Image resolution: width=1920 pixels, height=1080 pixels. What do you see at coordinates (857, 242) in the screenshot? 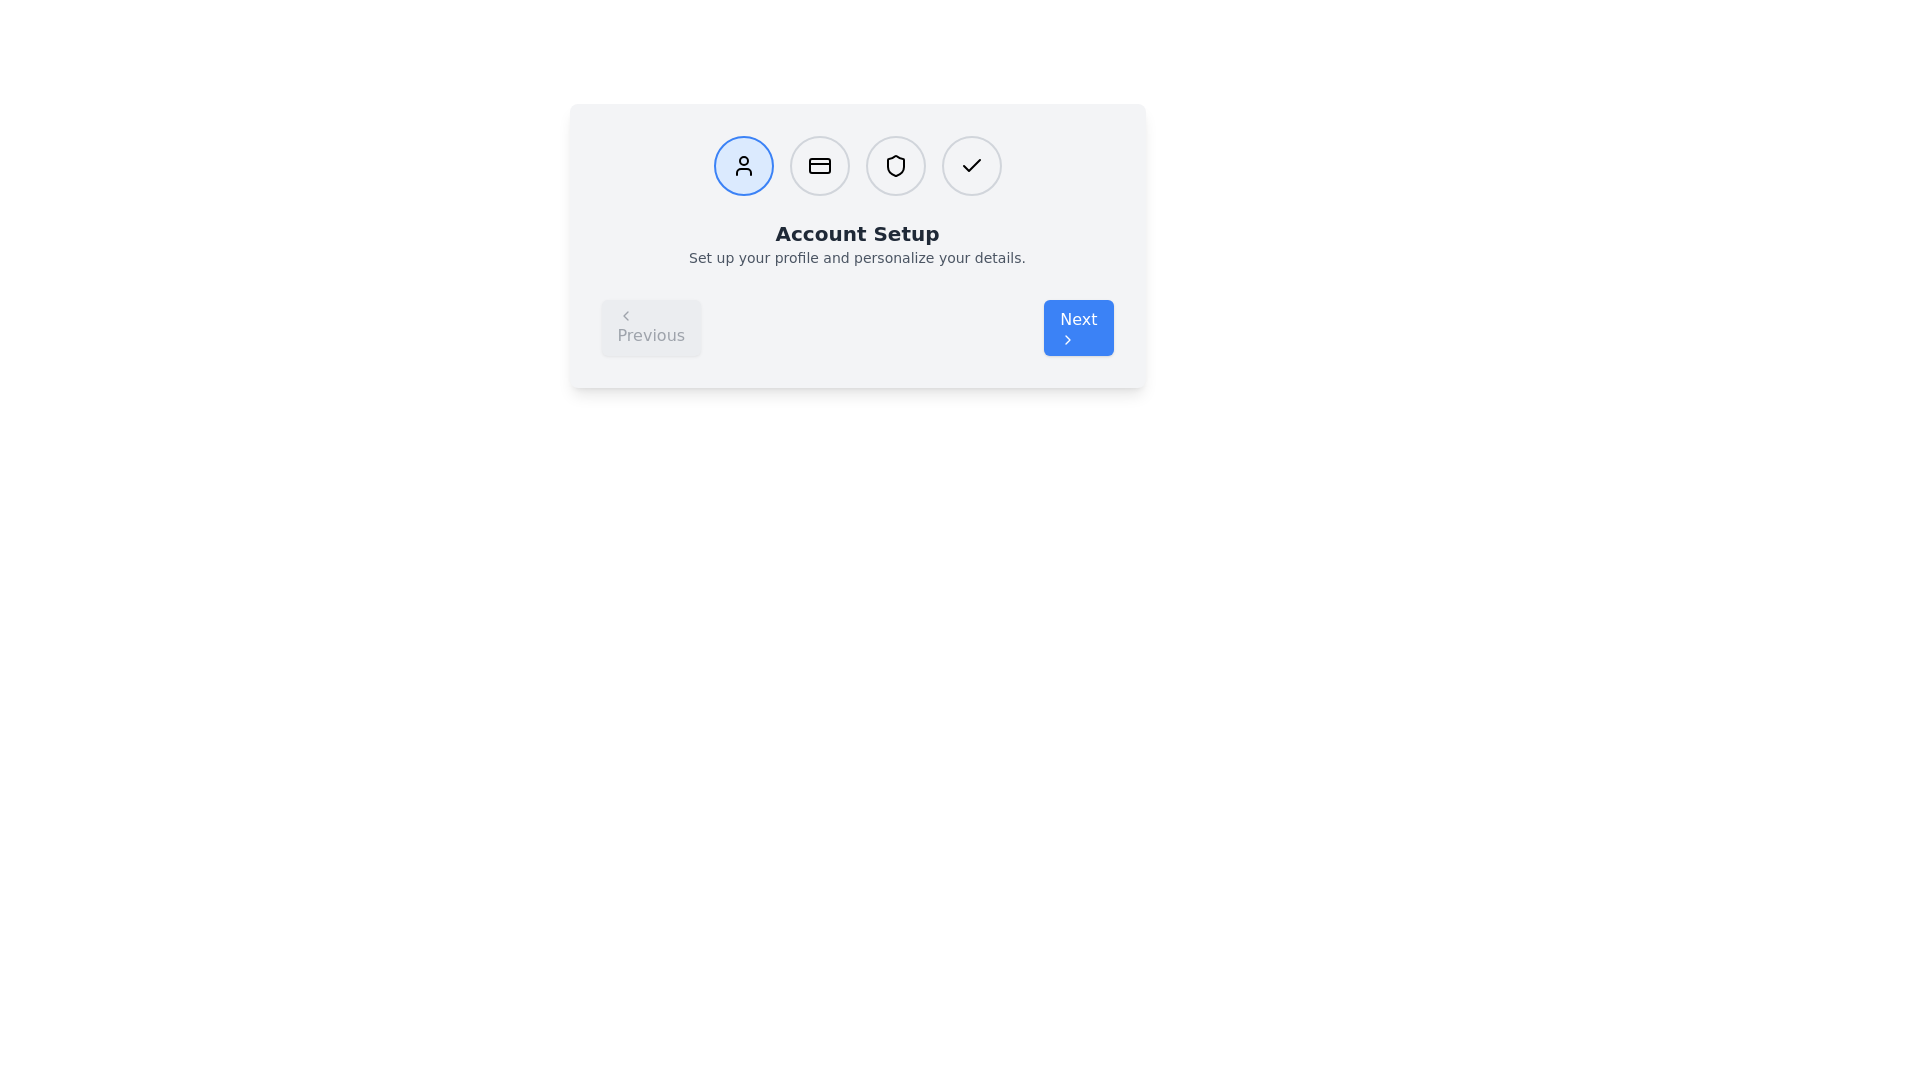
I see `the title and description block that introduces users to the 'Account Setup' step, located centrally below the circular icons and above the 'Previous' and 'Next' buttons` at bounding box center [857, 242].